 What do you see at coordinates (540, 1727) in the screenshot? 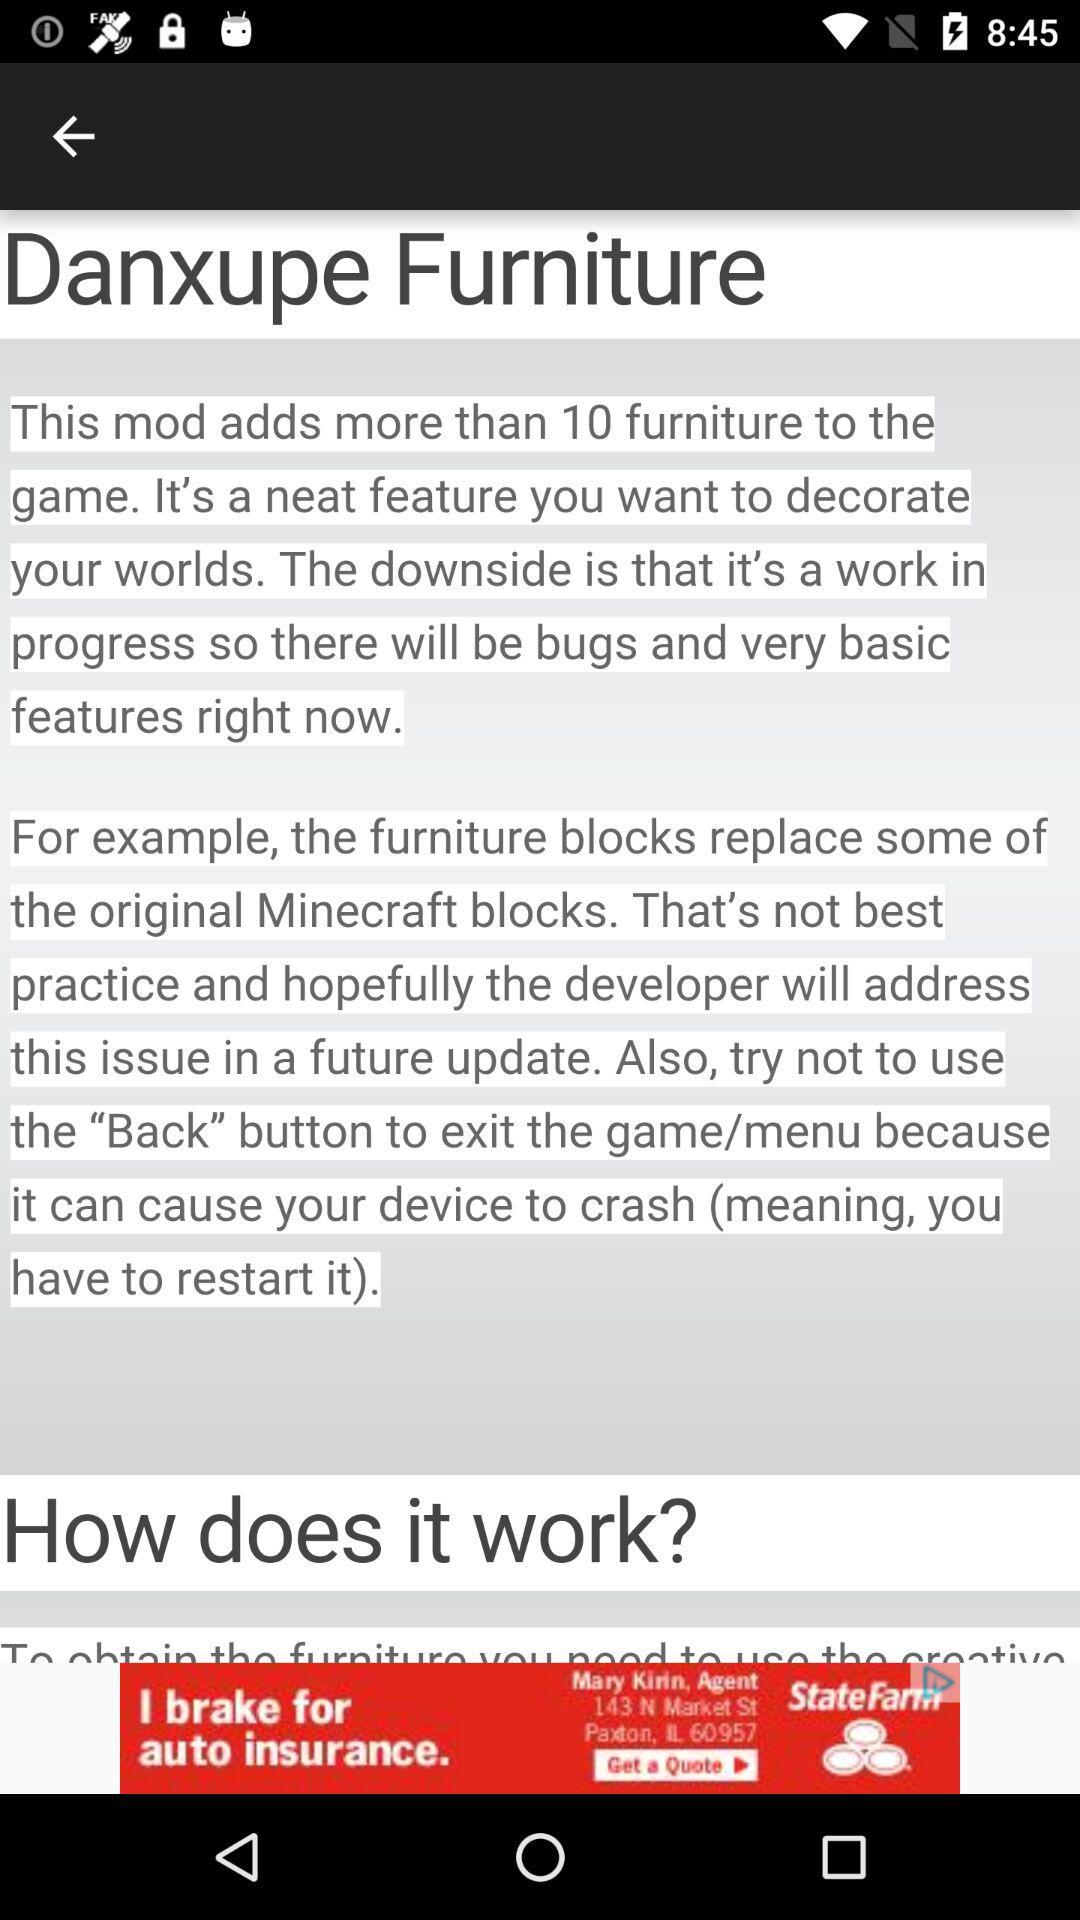
I see `advertisement` at bounding box center [540, 1727].